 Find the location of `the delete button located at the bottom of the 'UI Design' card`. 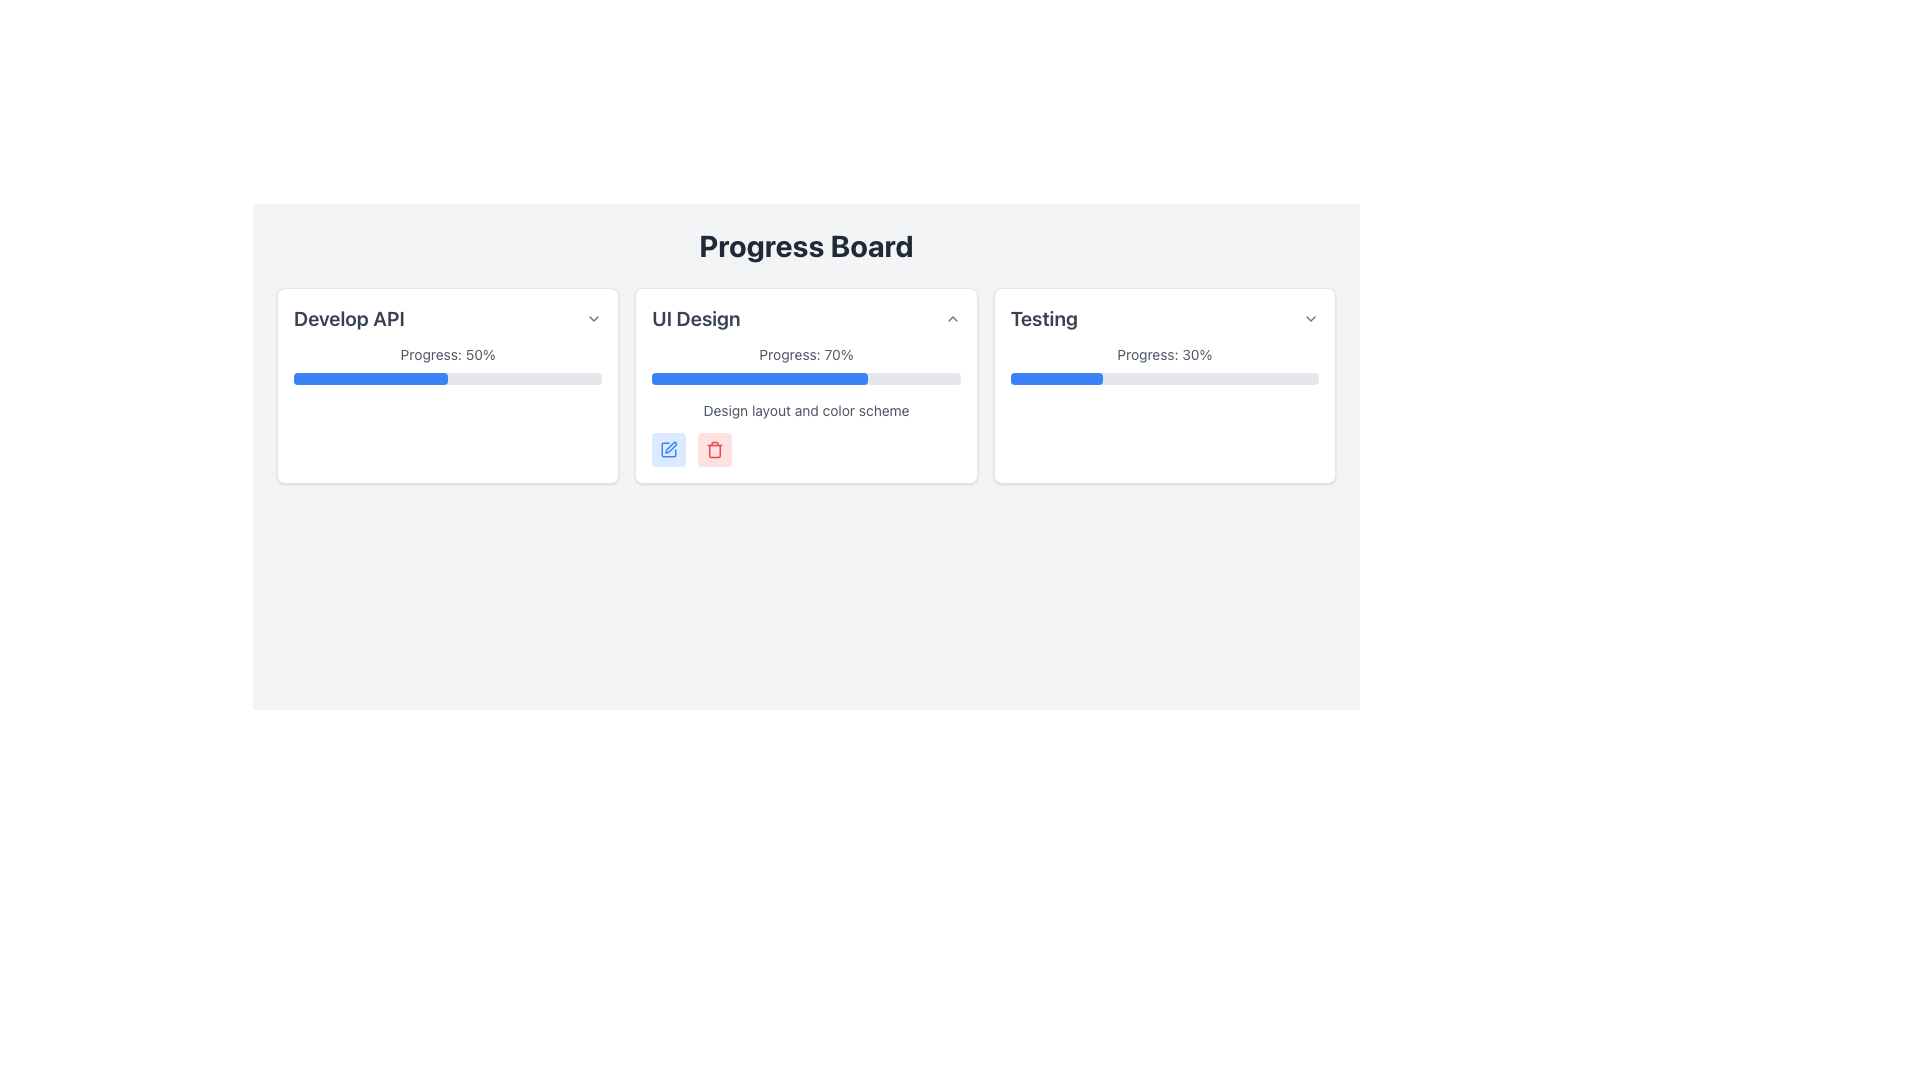

the delete button located at the bottom of the 'UI Design' card is located at coordinates (715, 450).